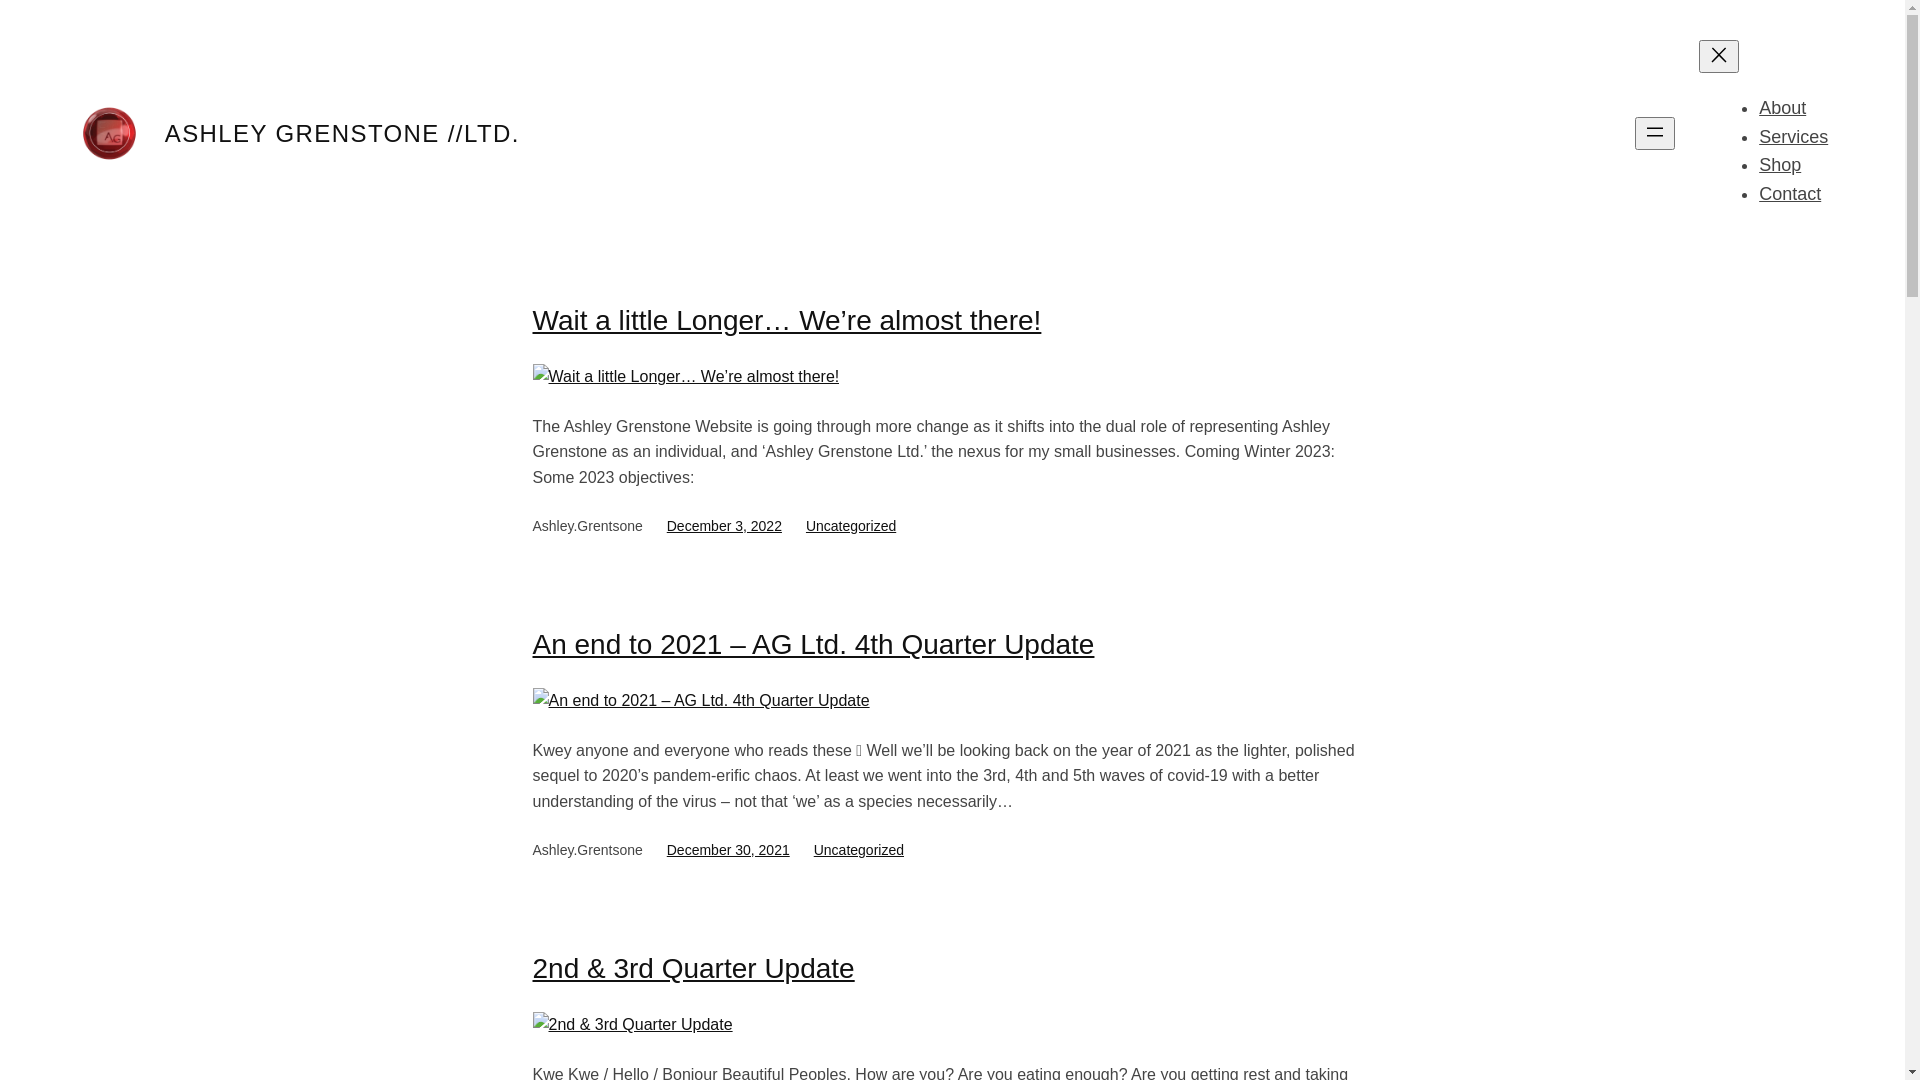 This screenshot has height=1080, width=1920. What do you see at coordinates (692, 967) in the screenshot?
I see `'2nd & 3rd Quarter Update'` at bounding box center [692, 967].